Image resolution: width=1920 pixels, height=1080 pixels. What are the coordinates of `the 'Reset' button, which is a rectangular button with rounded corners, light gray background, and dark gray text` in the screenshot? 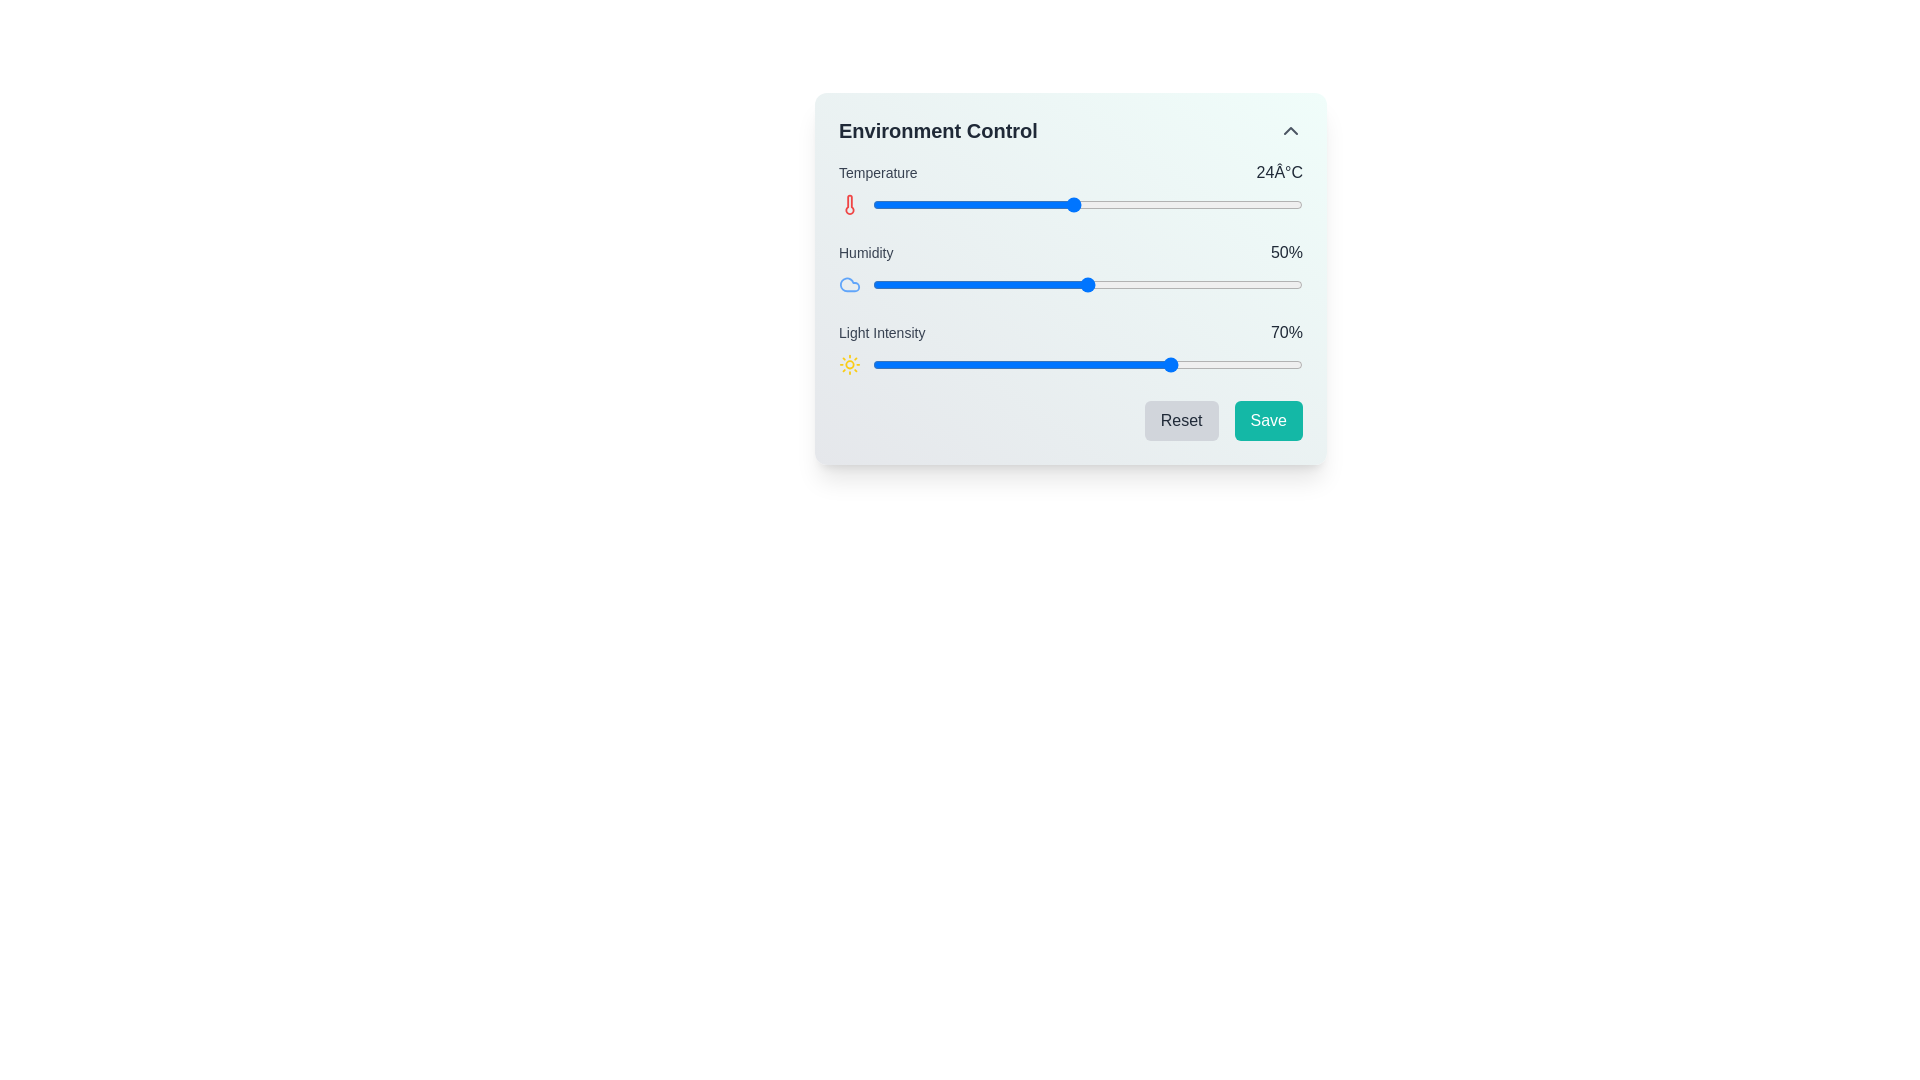 It's located at (1181, 419).